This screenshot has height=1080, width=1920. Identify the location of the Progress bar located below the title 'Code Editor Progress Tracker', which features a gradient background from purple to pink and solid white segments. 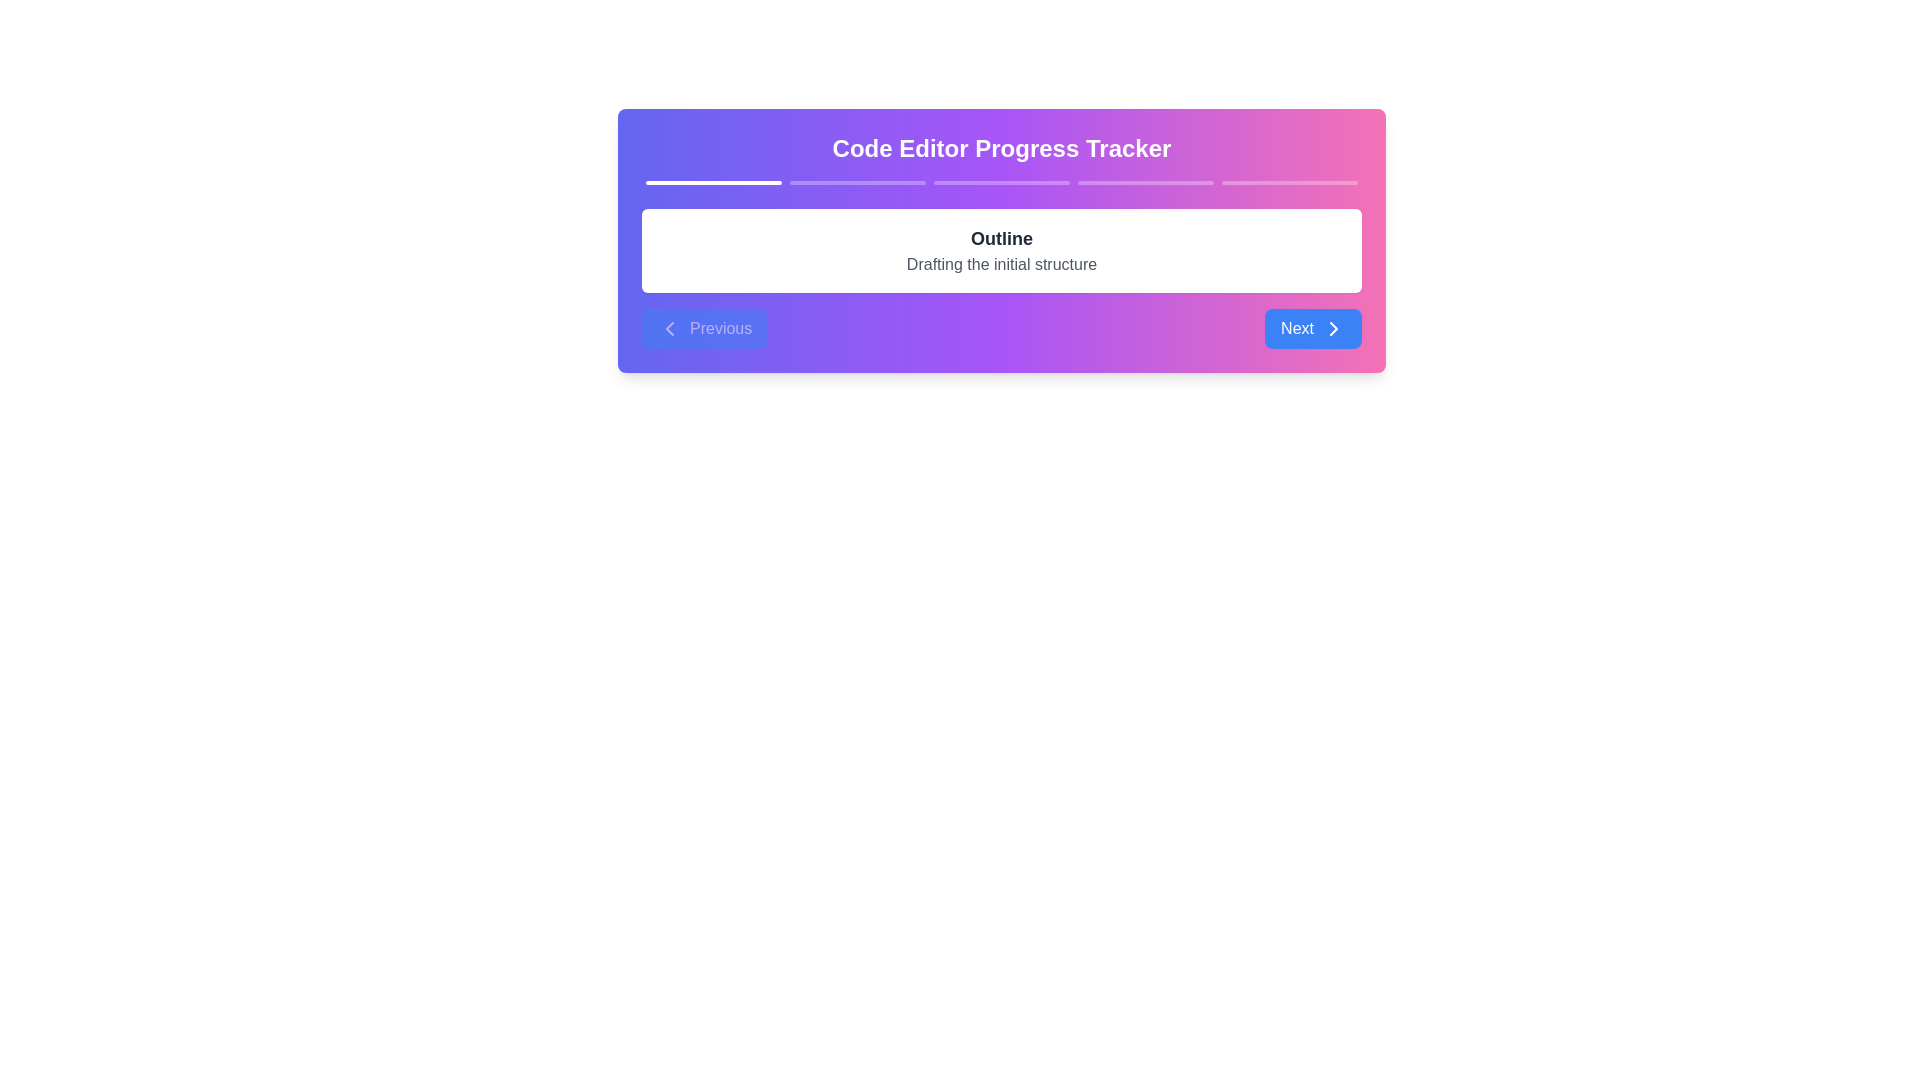
(1002, 182).